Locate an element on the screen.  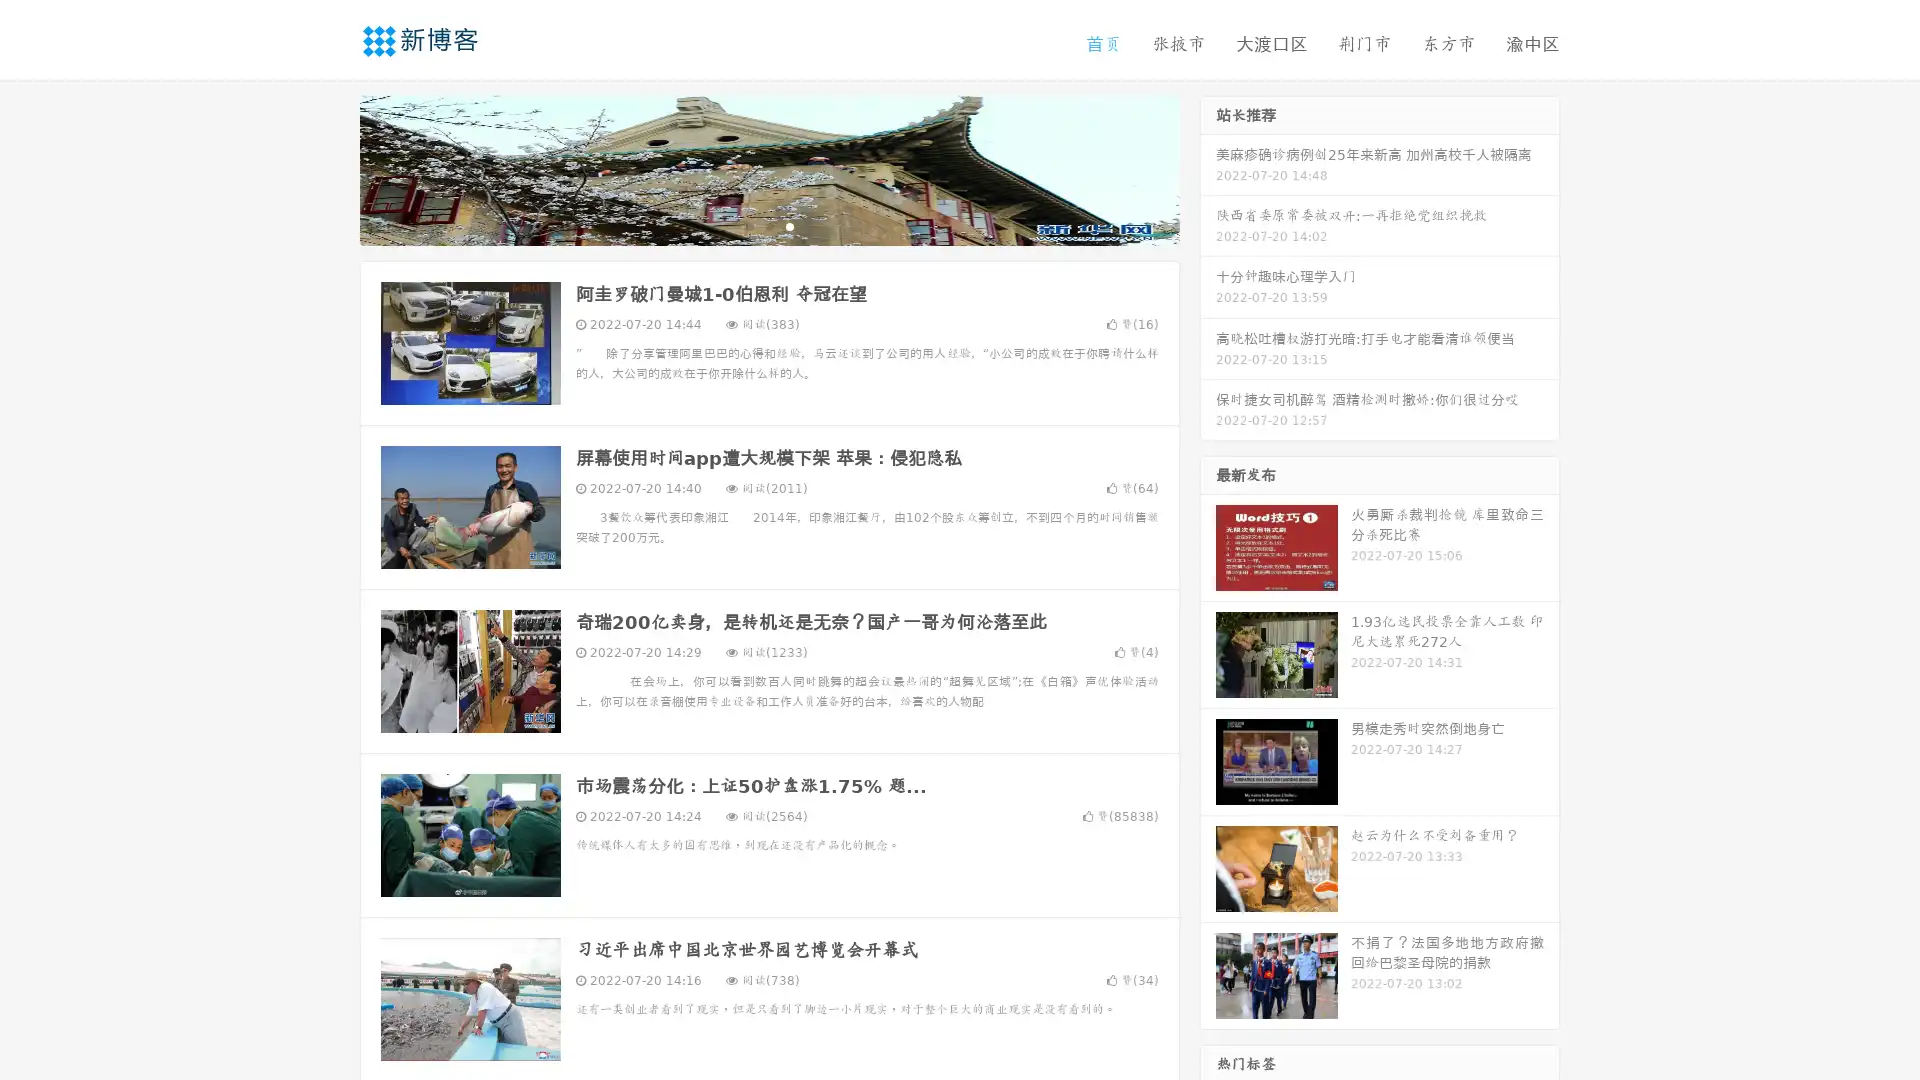
Go to slide 1 is located at coordinates (748, 225).